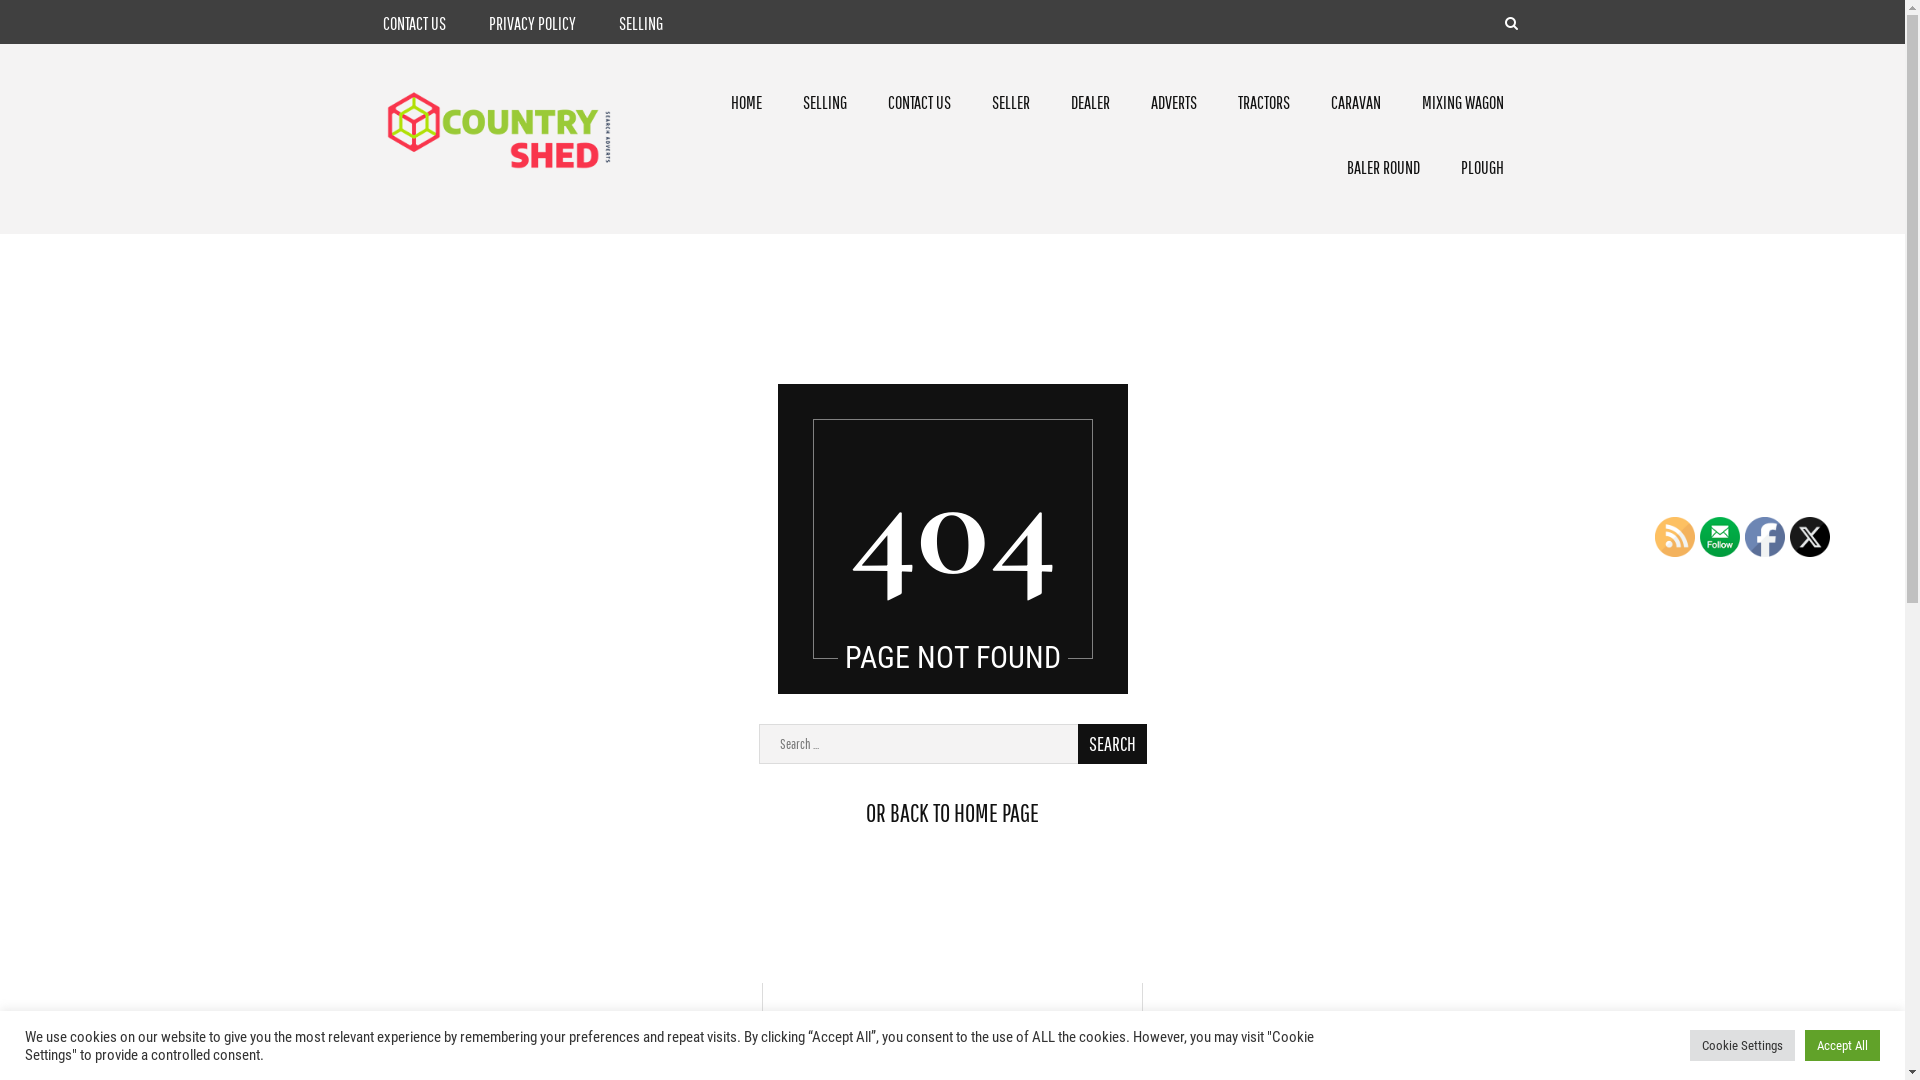 The width and height of the screenshot is (1920, 1080). What do you see at coordinates (1111, 744) in the screenshot?
I see `'Search'` at bounding box center [1111, 744].